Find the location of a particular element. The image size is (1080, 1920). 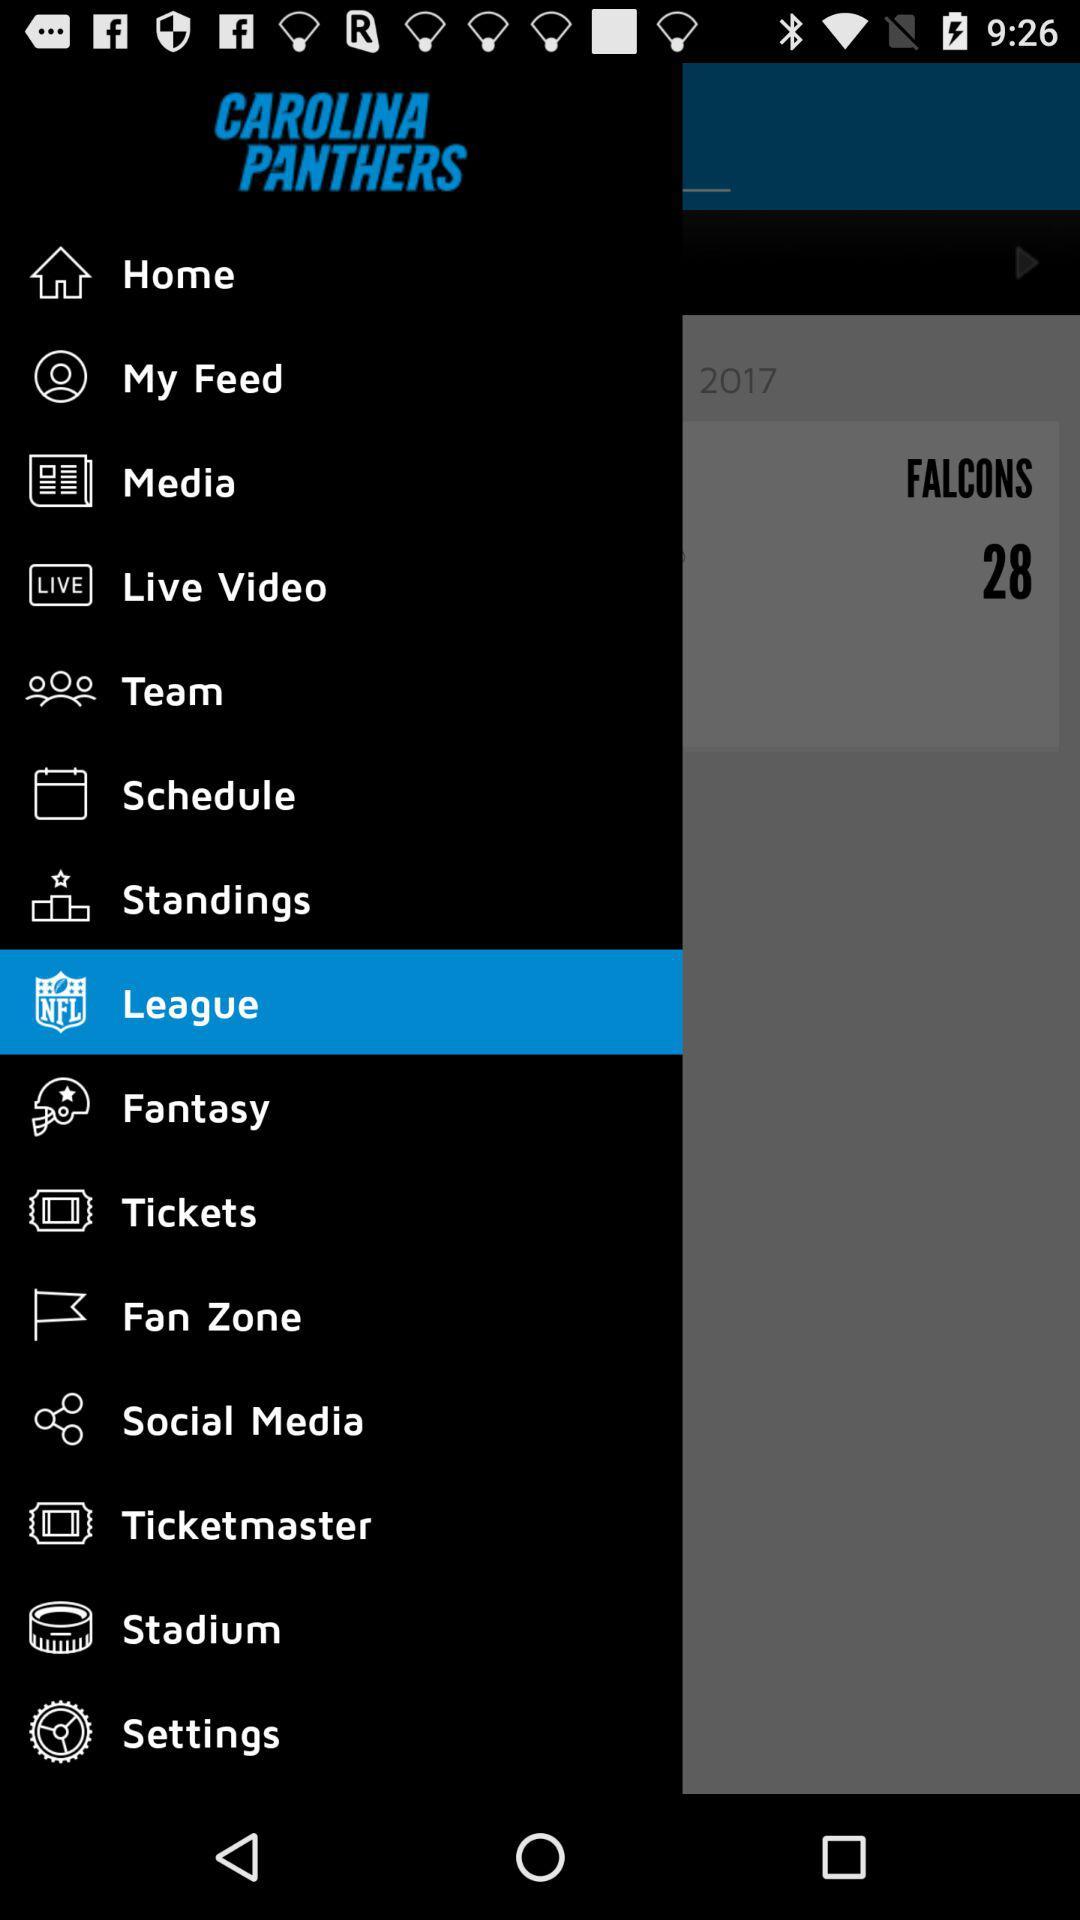

the home icon is located at coordinates (51, 279).